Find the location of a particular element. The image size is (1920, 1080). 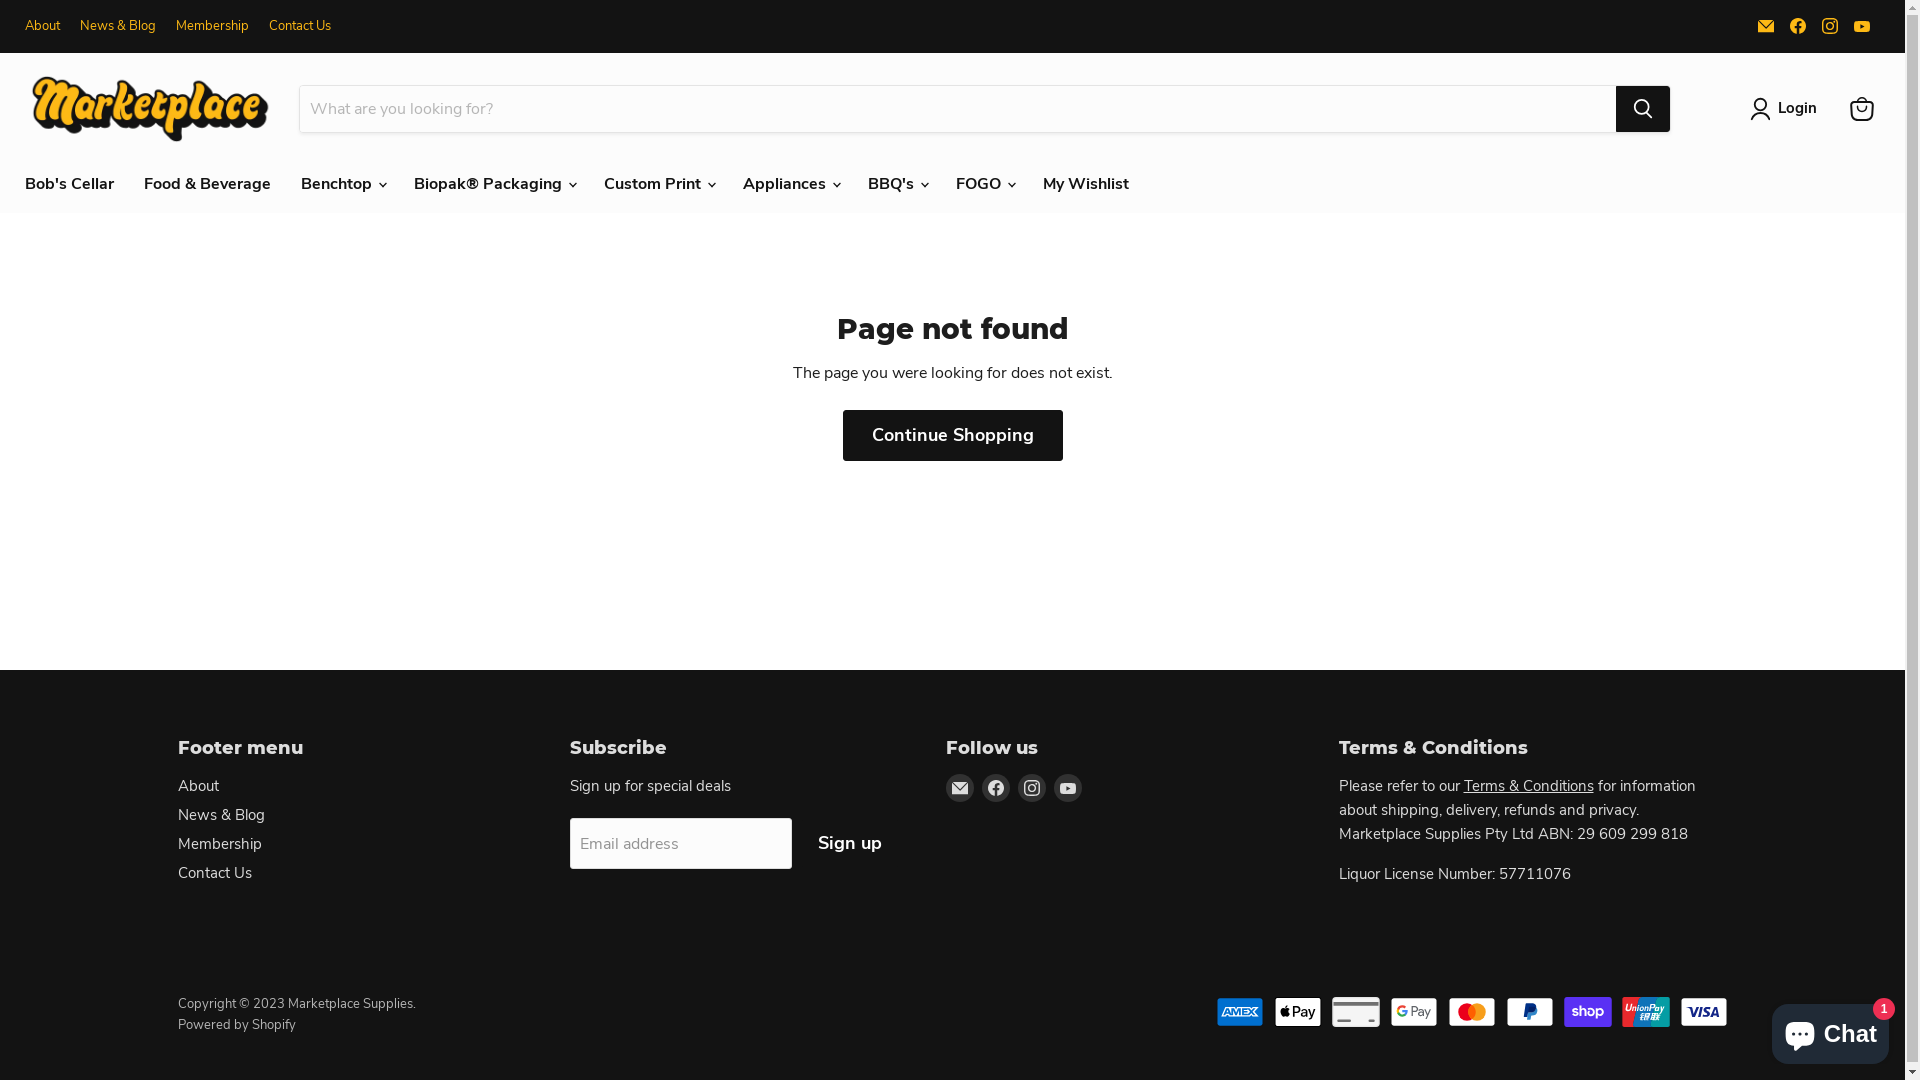

'About' is located at coordinates (198, 785).